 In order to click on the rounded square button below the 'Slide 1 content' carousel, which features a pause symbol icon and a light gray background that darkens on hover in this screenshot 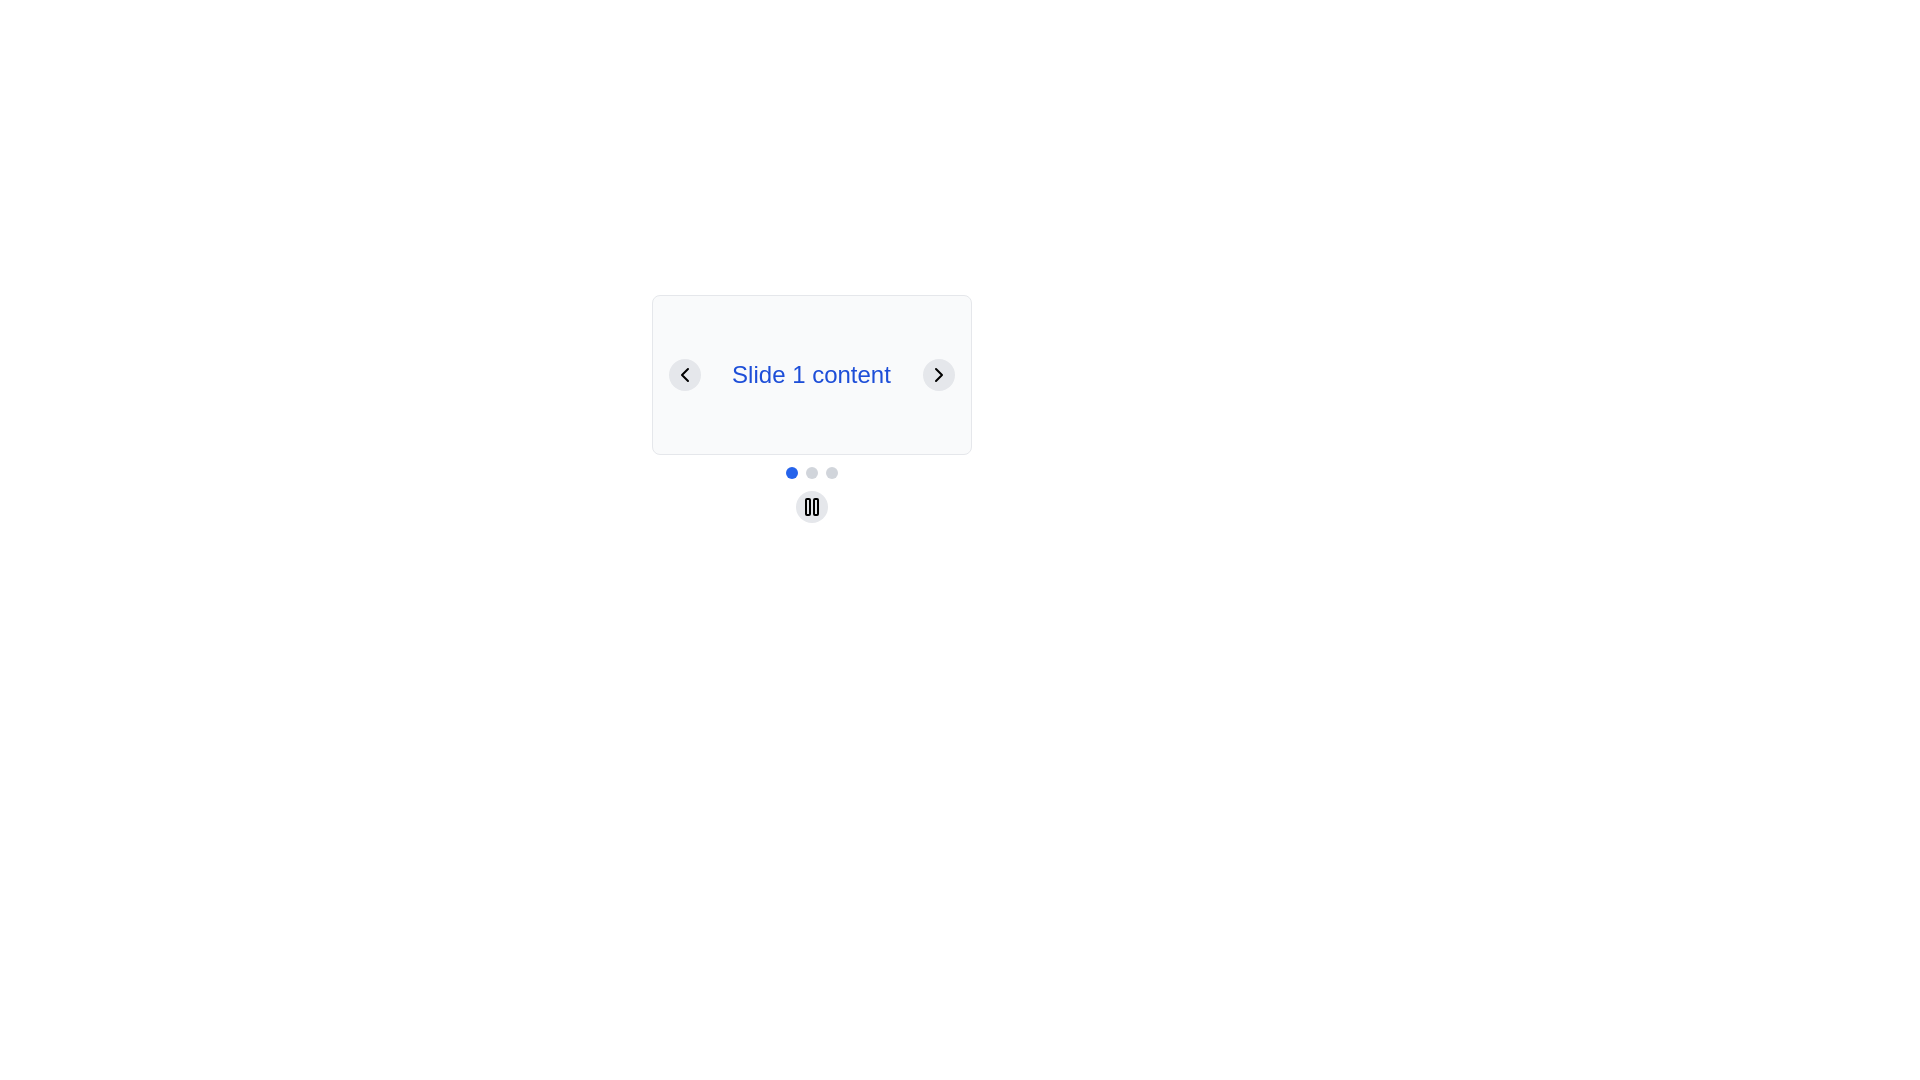, I will do `click(811, 507)`.